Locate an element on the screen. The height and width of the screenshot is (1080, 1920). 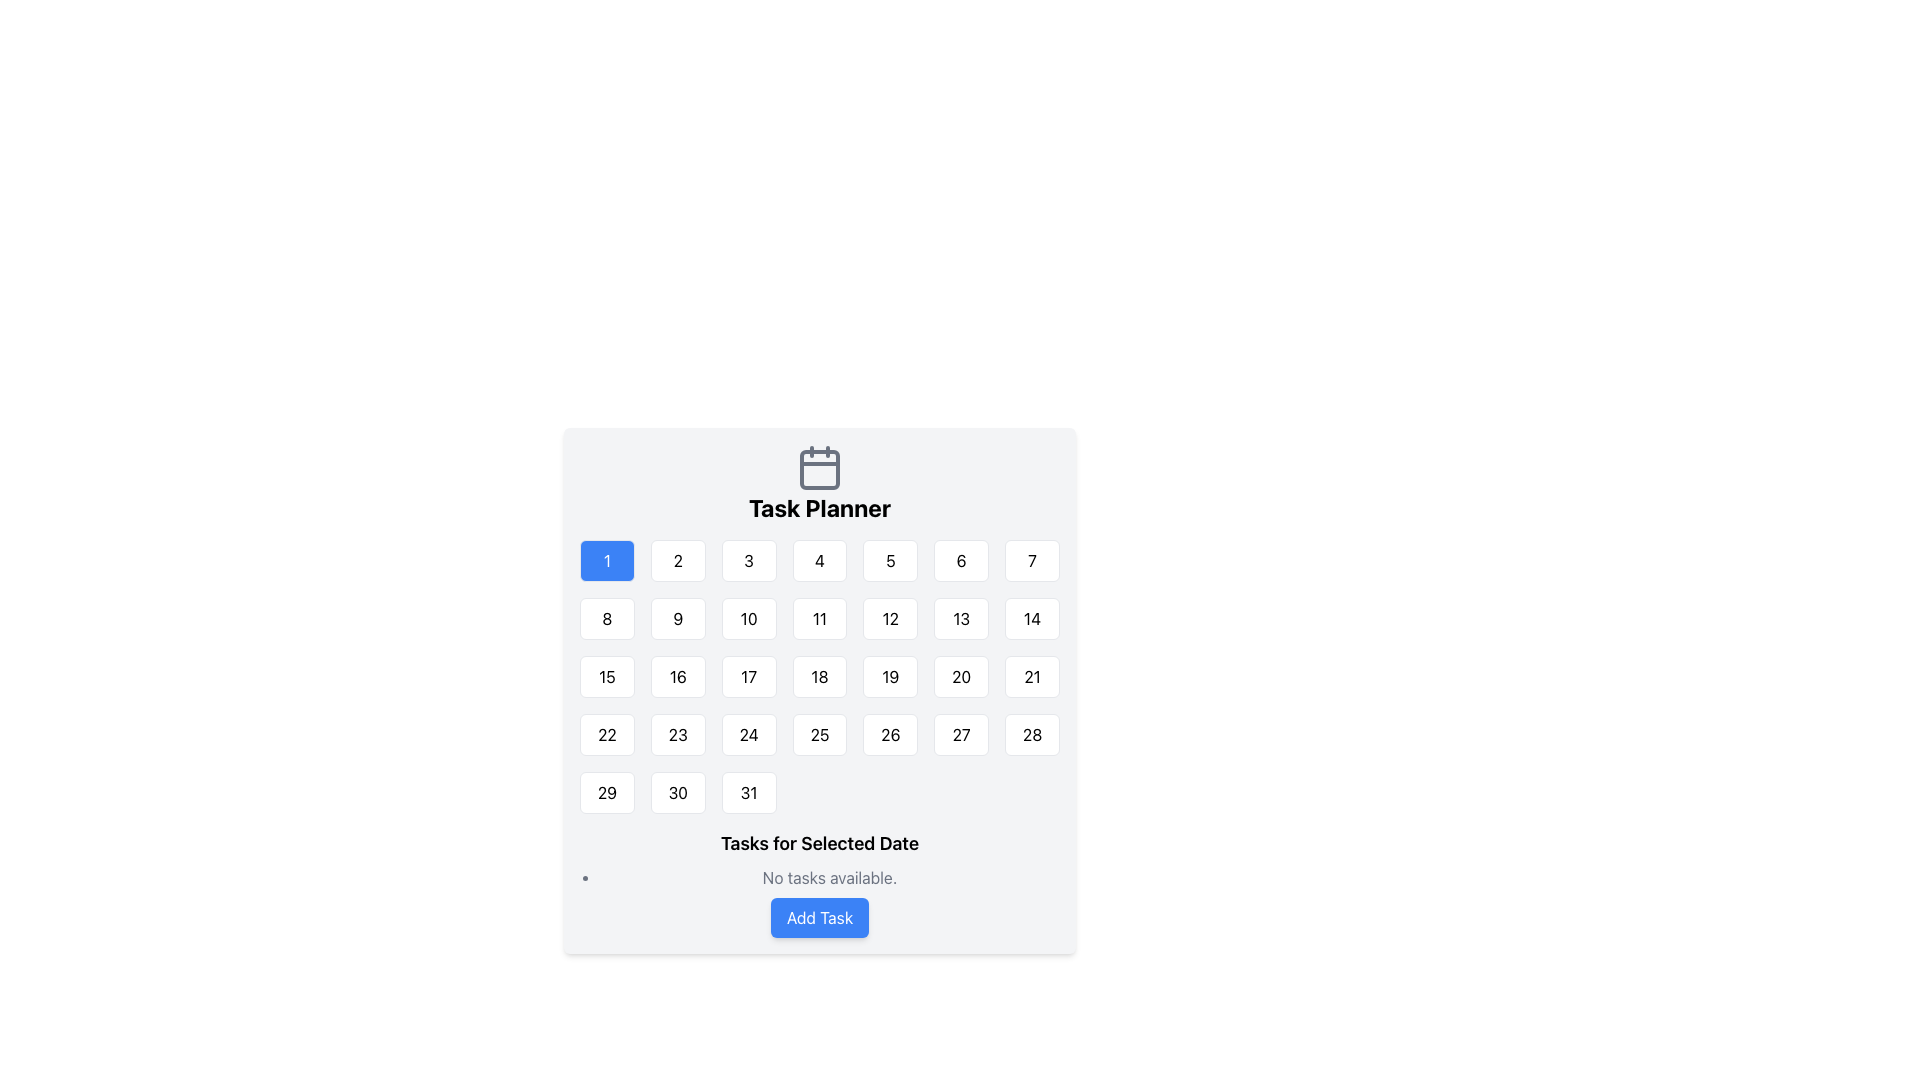
the button representing the selectable day '3' in the calendar interface is located at coordinates (748, 560).